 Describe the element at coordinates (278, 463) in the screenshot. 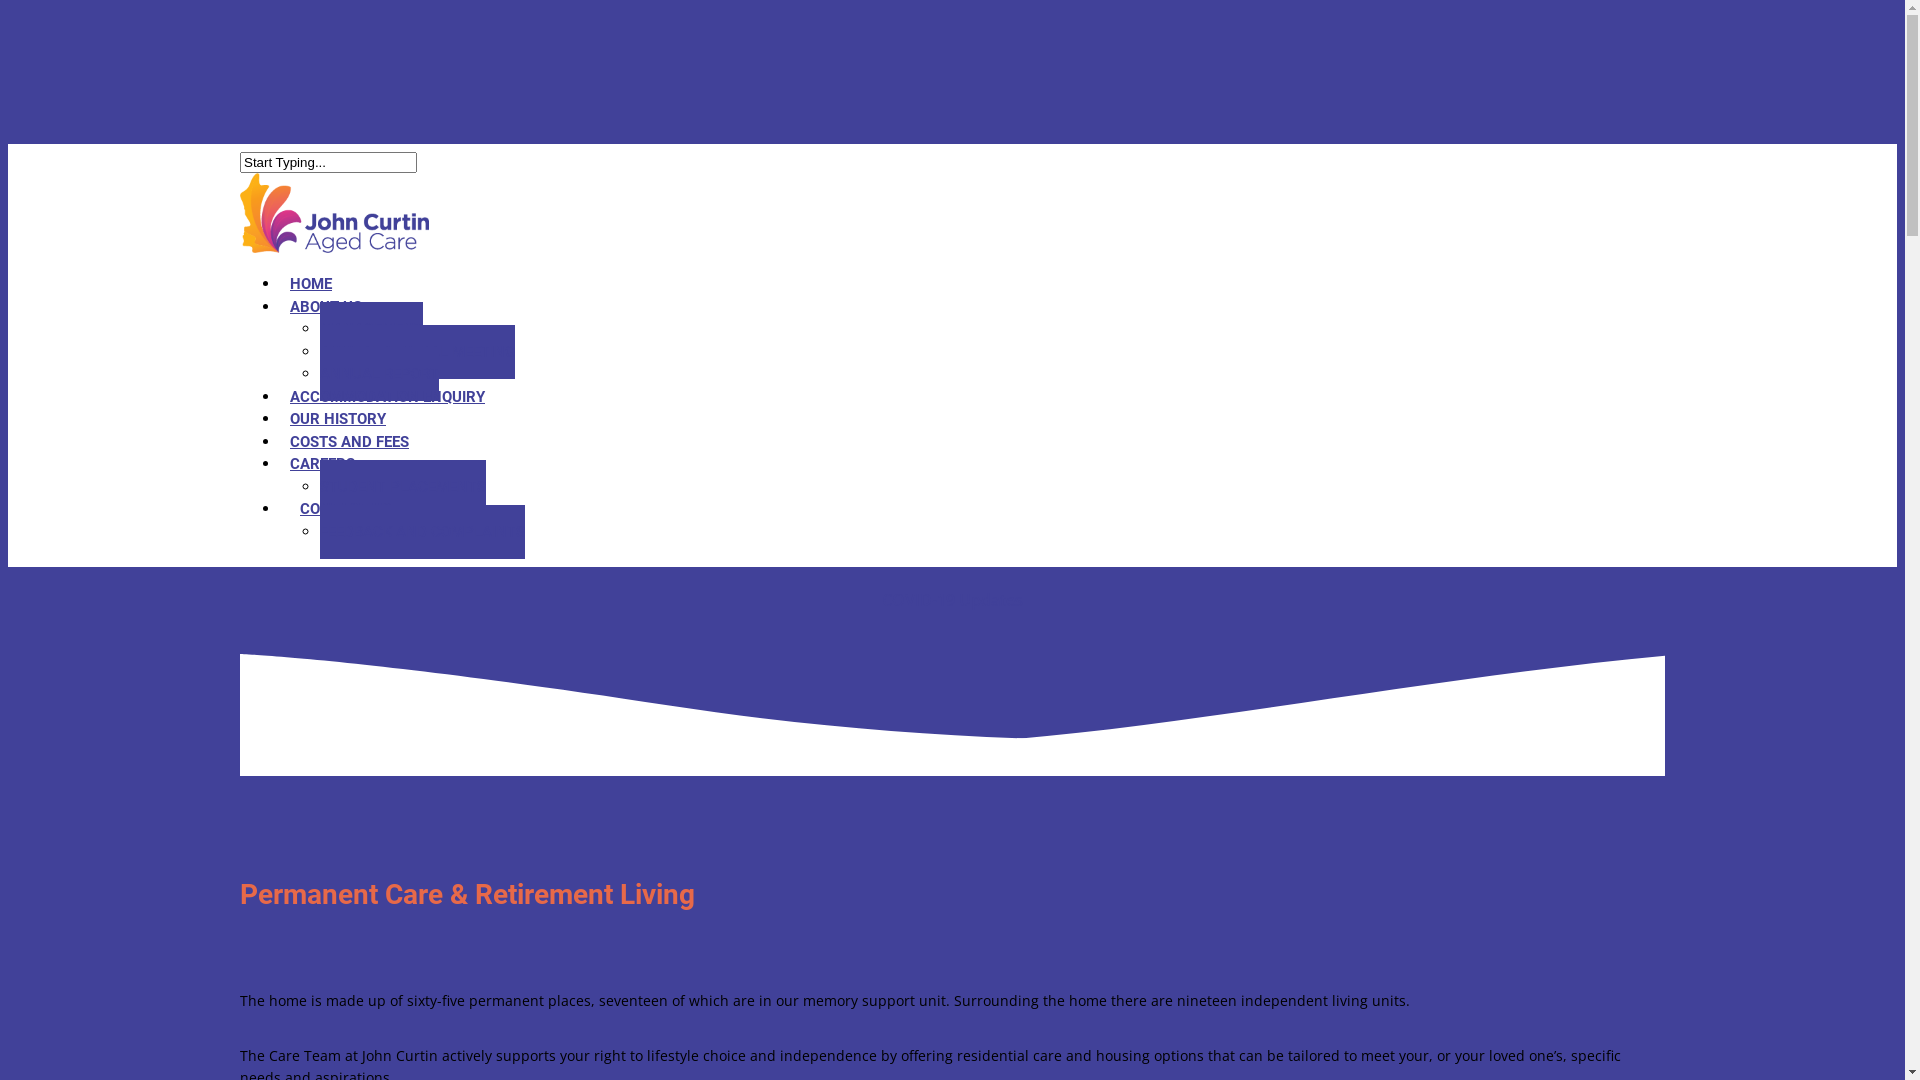

I see `'CAREERS'` at that location.